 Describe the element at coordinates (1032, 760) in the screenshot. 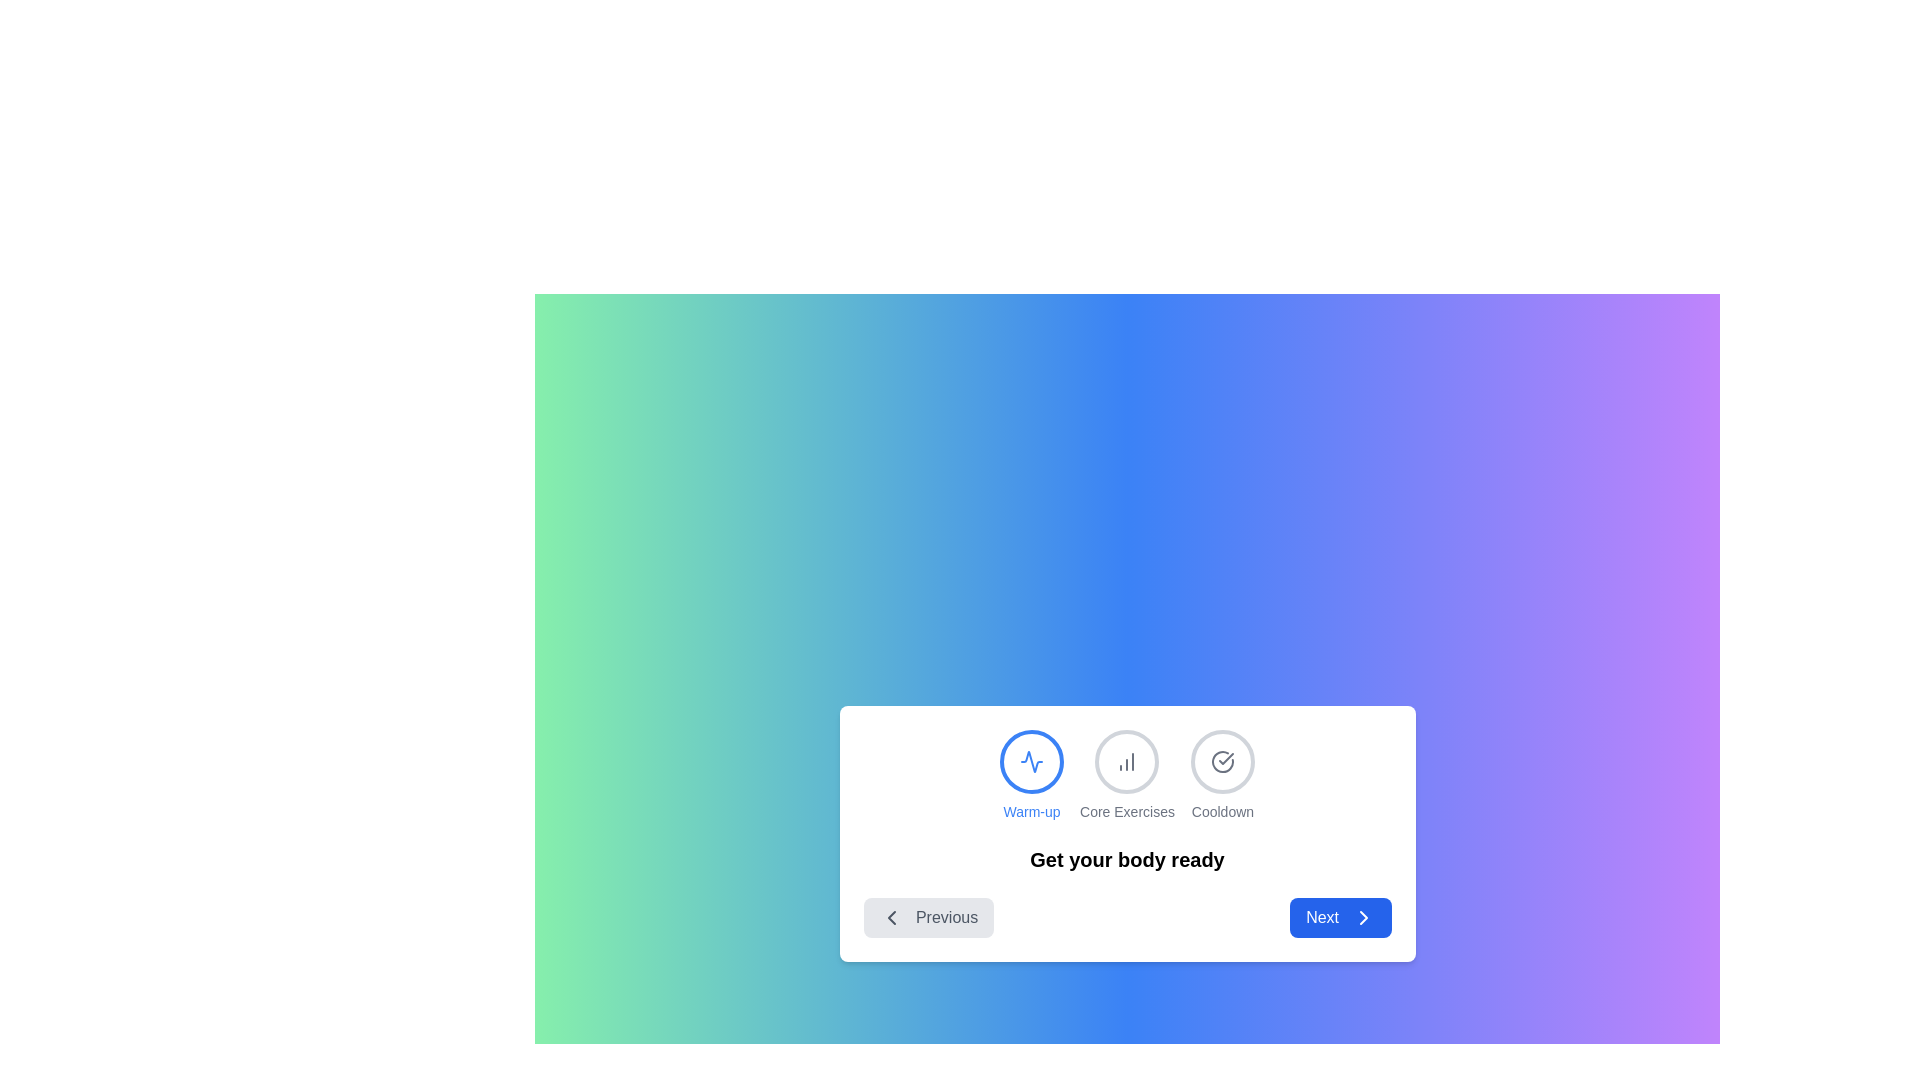

I see `the icon representing the step Warm-up to view its details` at that location.